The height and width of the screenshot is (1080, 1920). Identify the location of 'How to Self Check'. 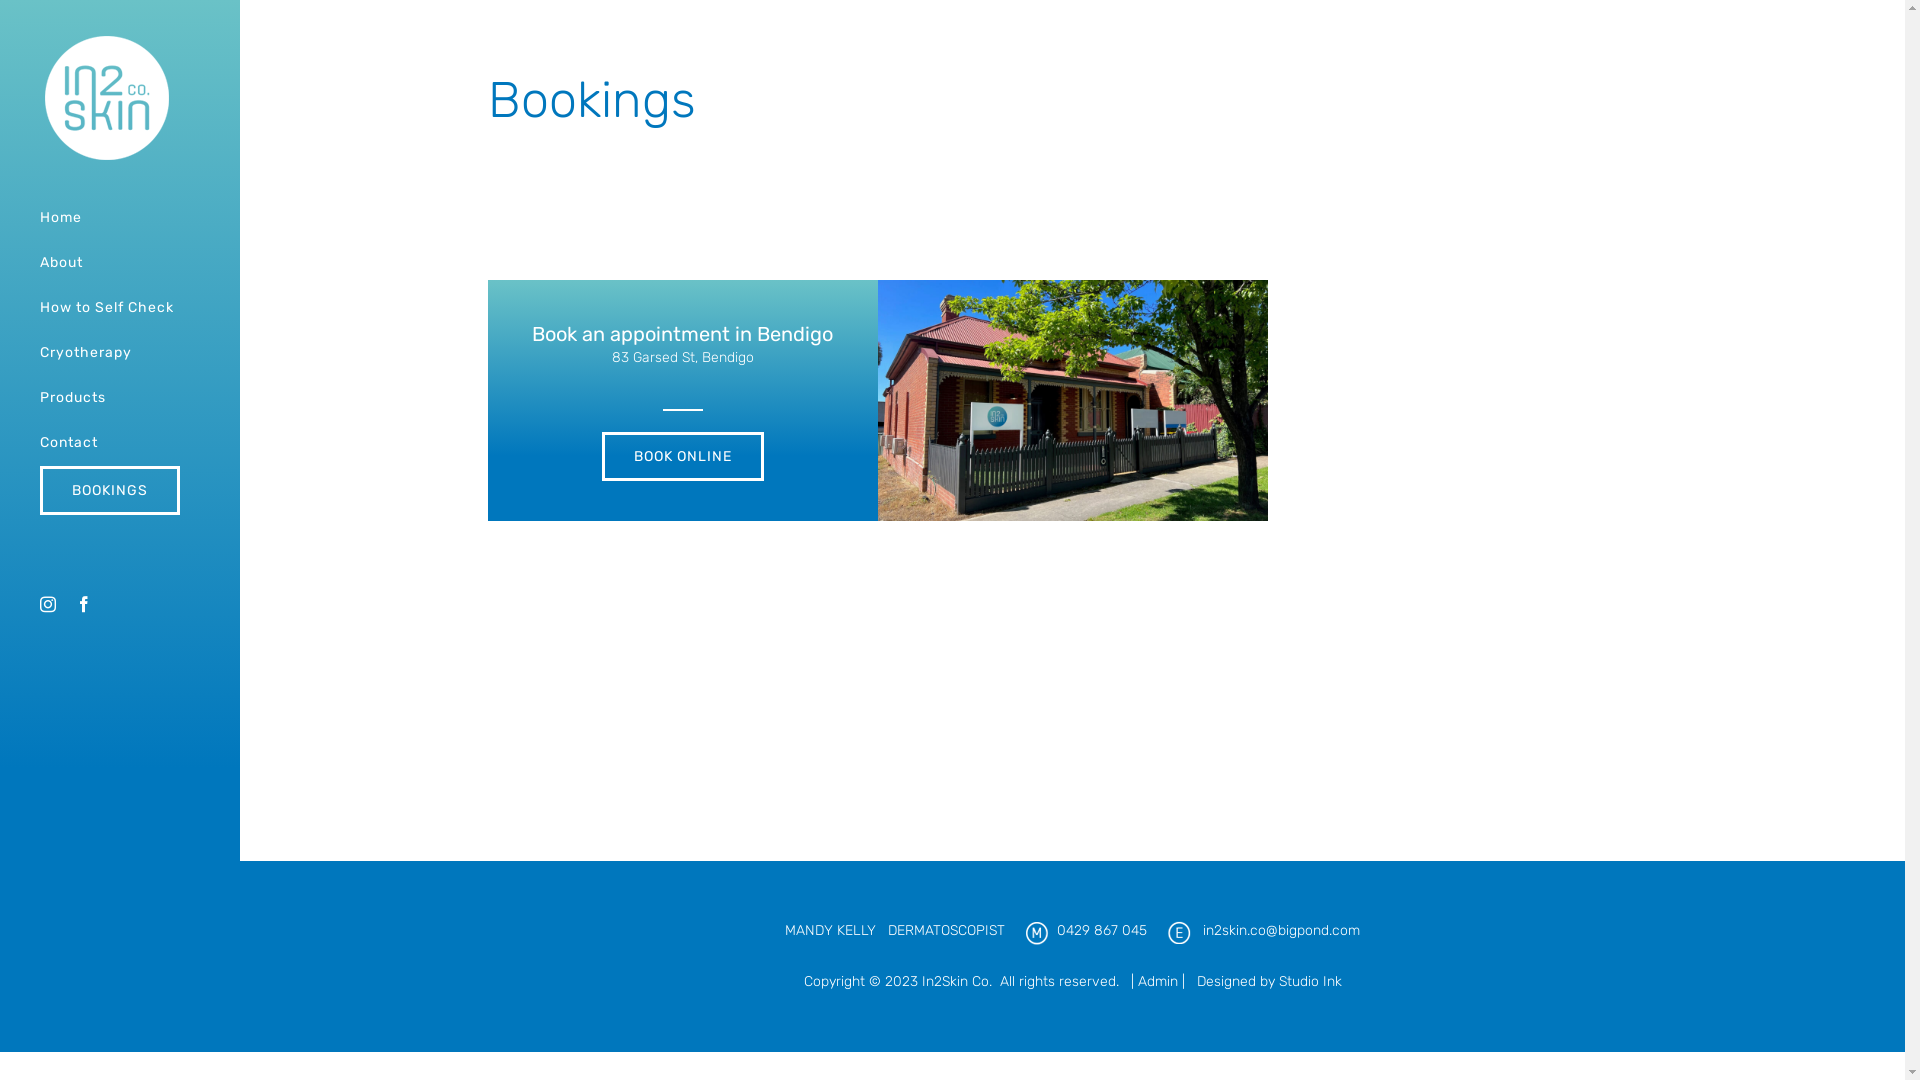
(0, 308).